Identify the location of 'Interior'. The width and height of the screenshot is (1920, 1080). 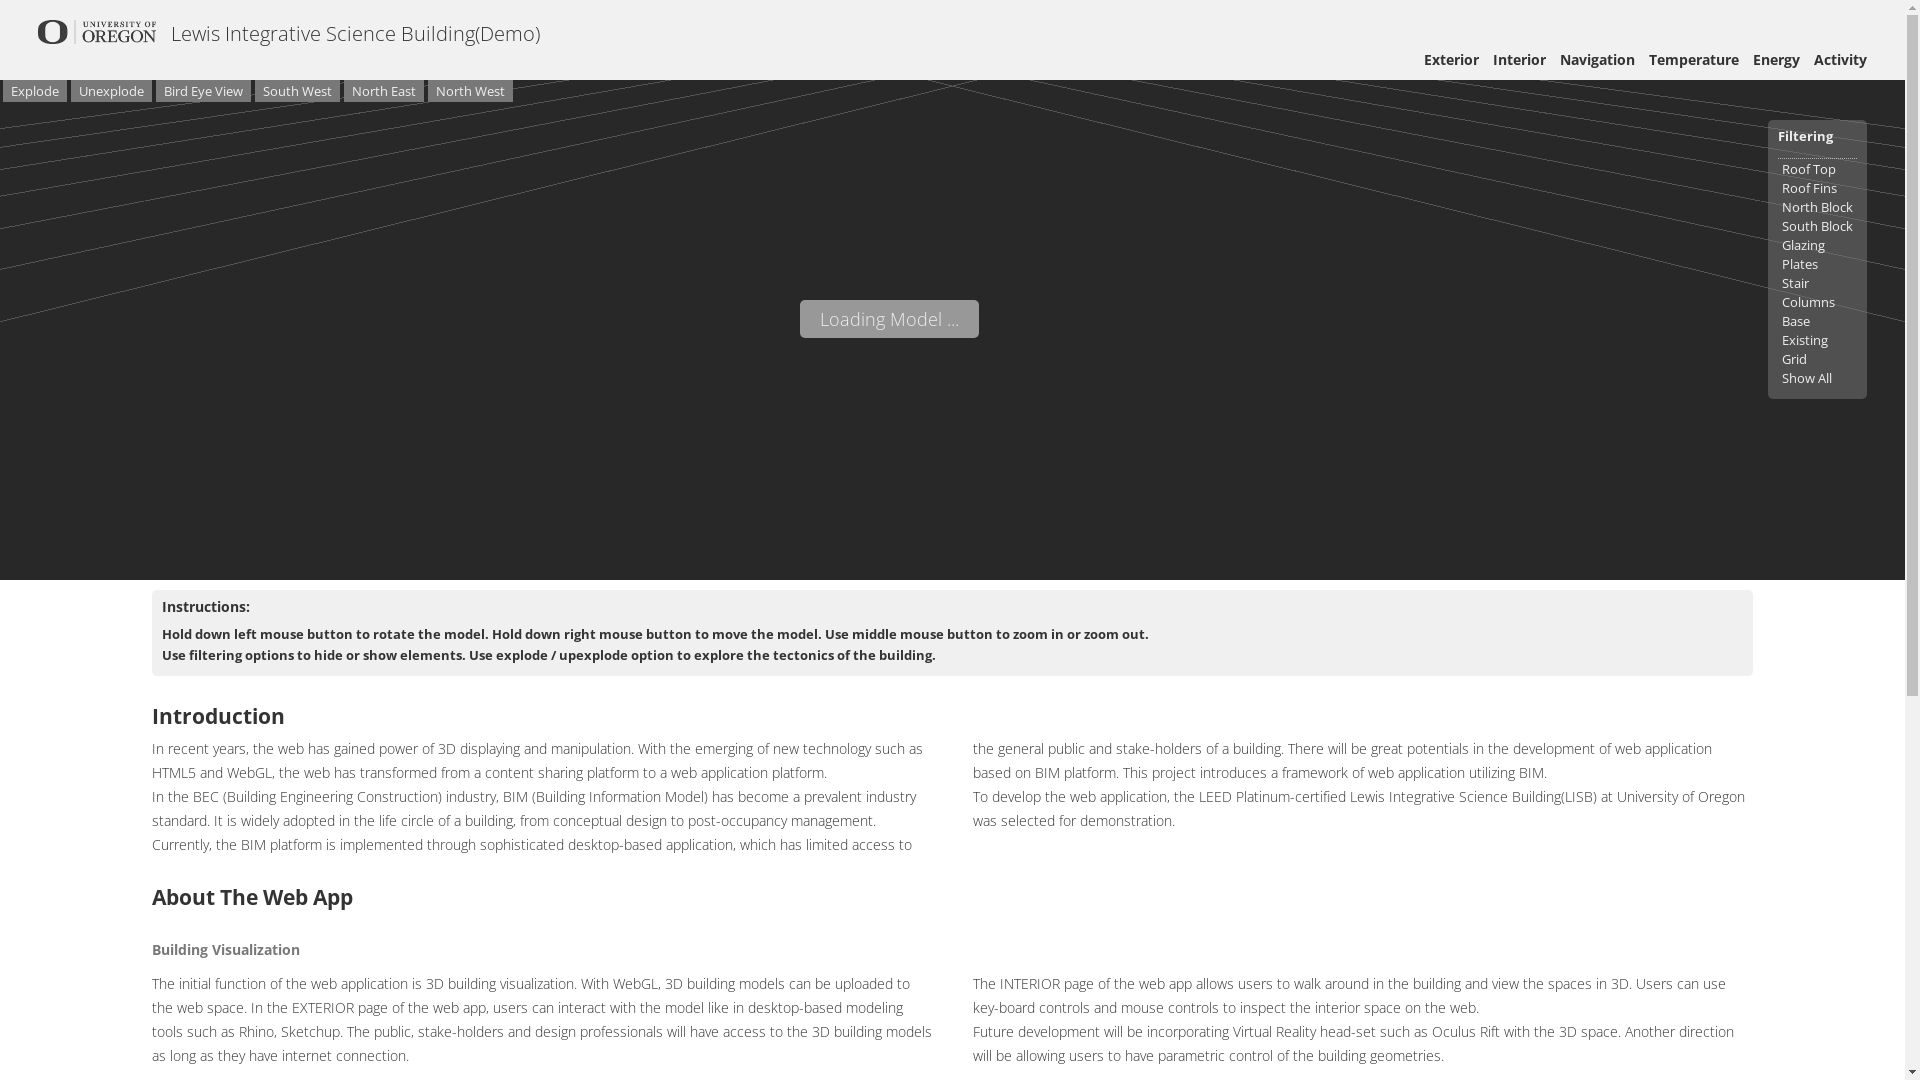
(1519, 58).